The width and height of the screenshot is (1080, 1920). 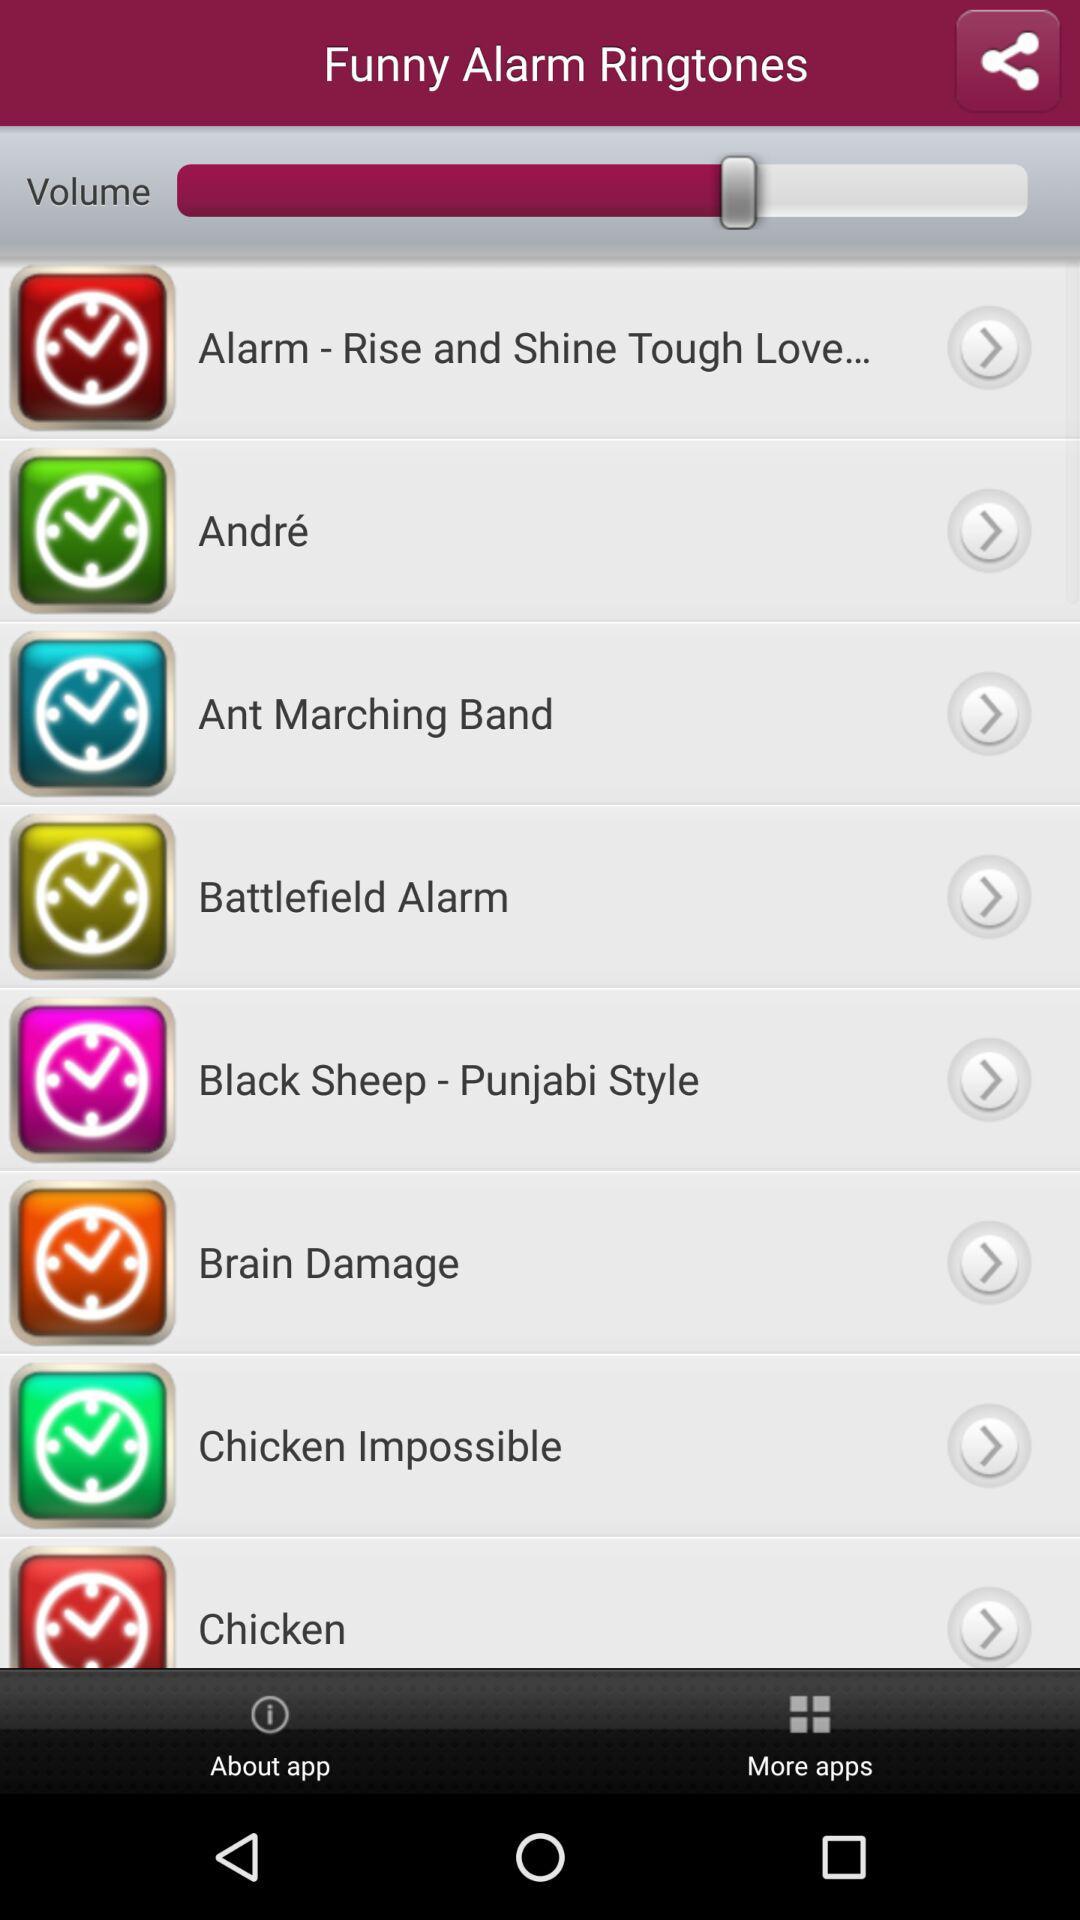 I want to click on go forward, so click(x=987, y=1602).